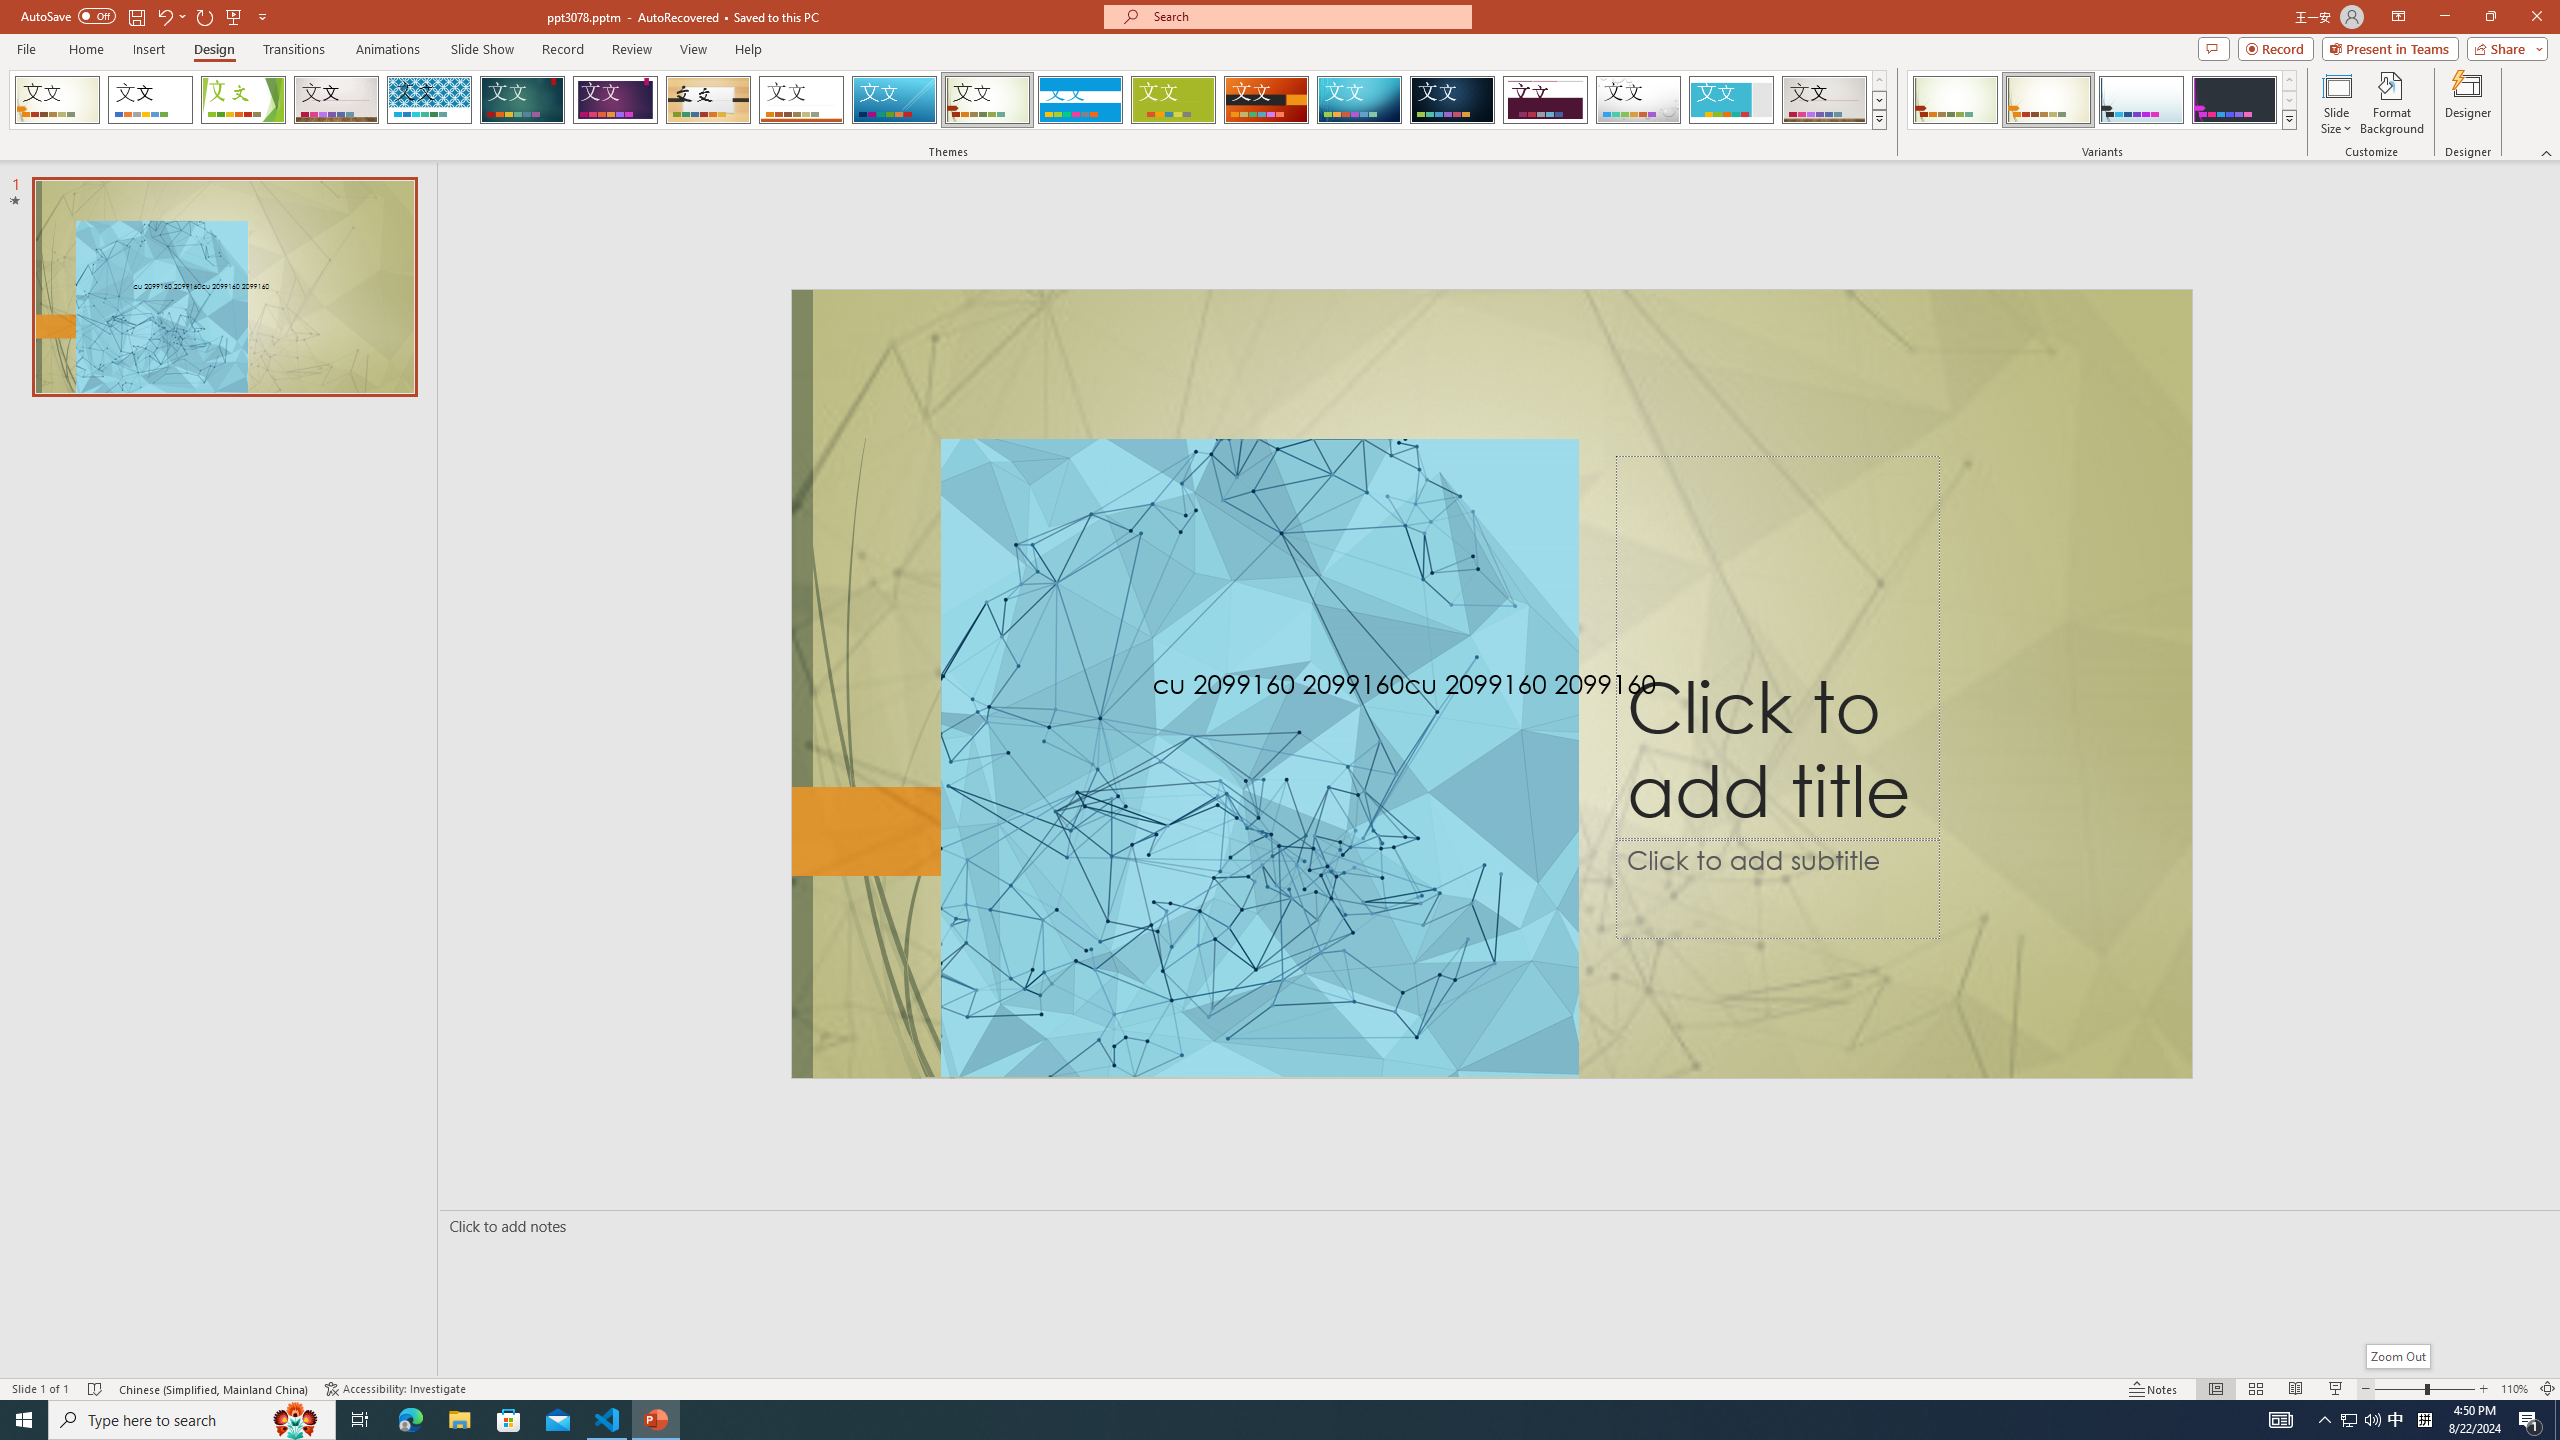  What do you see at coordinates (1545, 99) in the screenshot?
I see `'Dividend Loading Preview...'` at bounding box center [1545, 99].